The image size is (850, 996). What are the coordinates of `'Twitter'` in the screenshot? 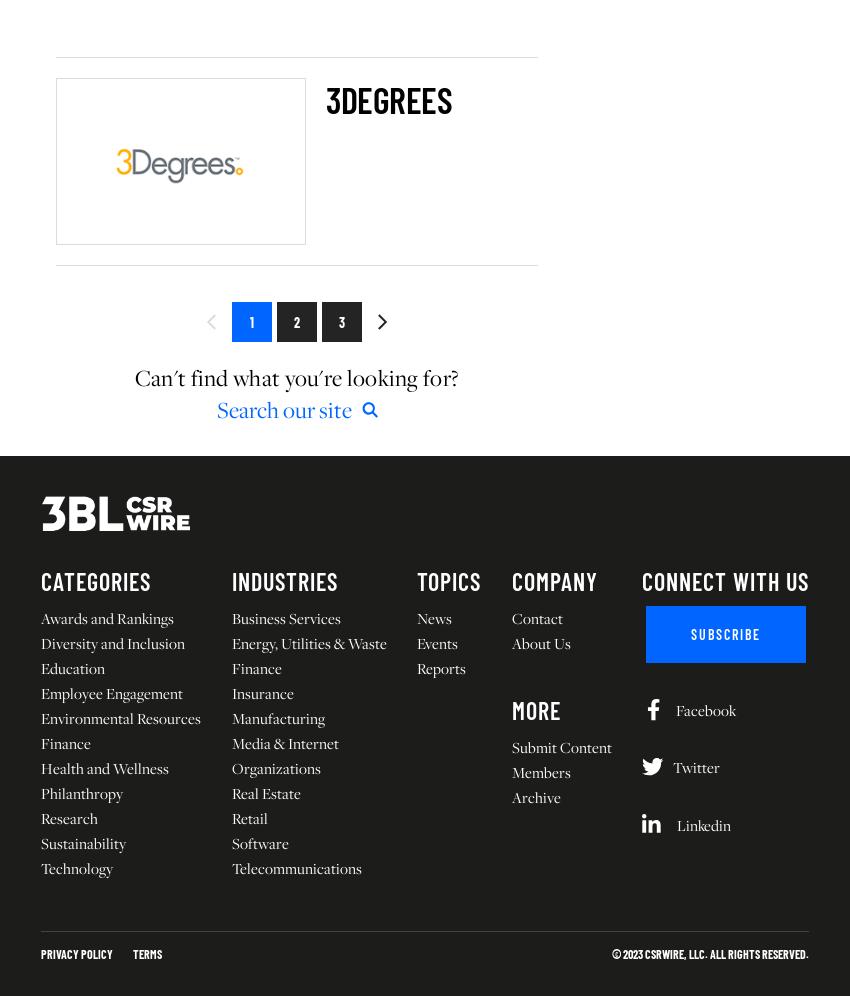 It's located at (695, 766).